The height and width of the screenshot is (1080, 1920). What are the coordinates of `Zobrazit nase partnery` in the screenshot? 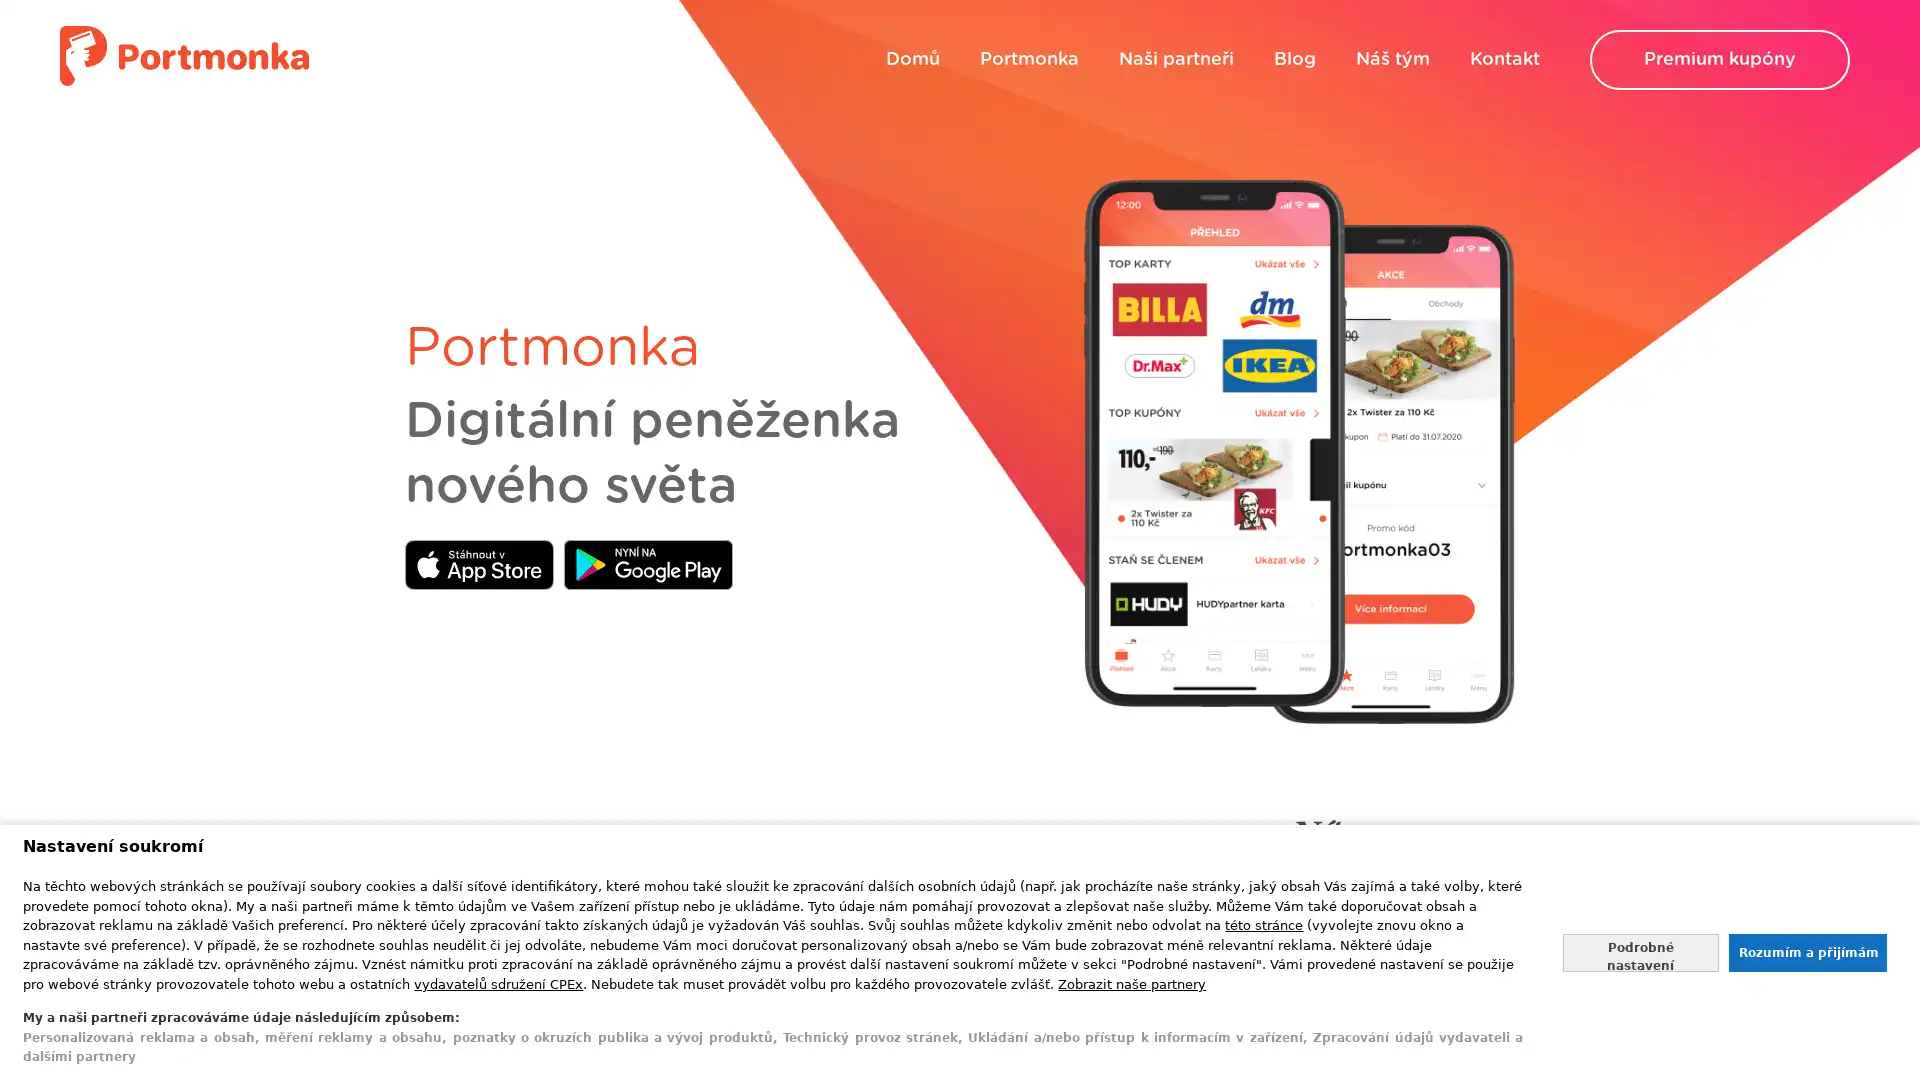 It's located at (1132, 982).